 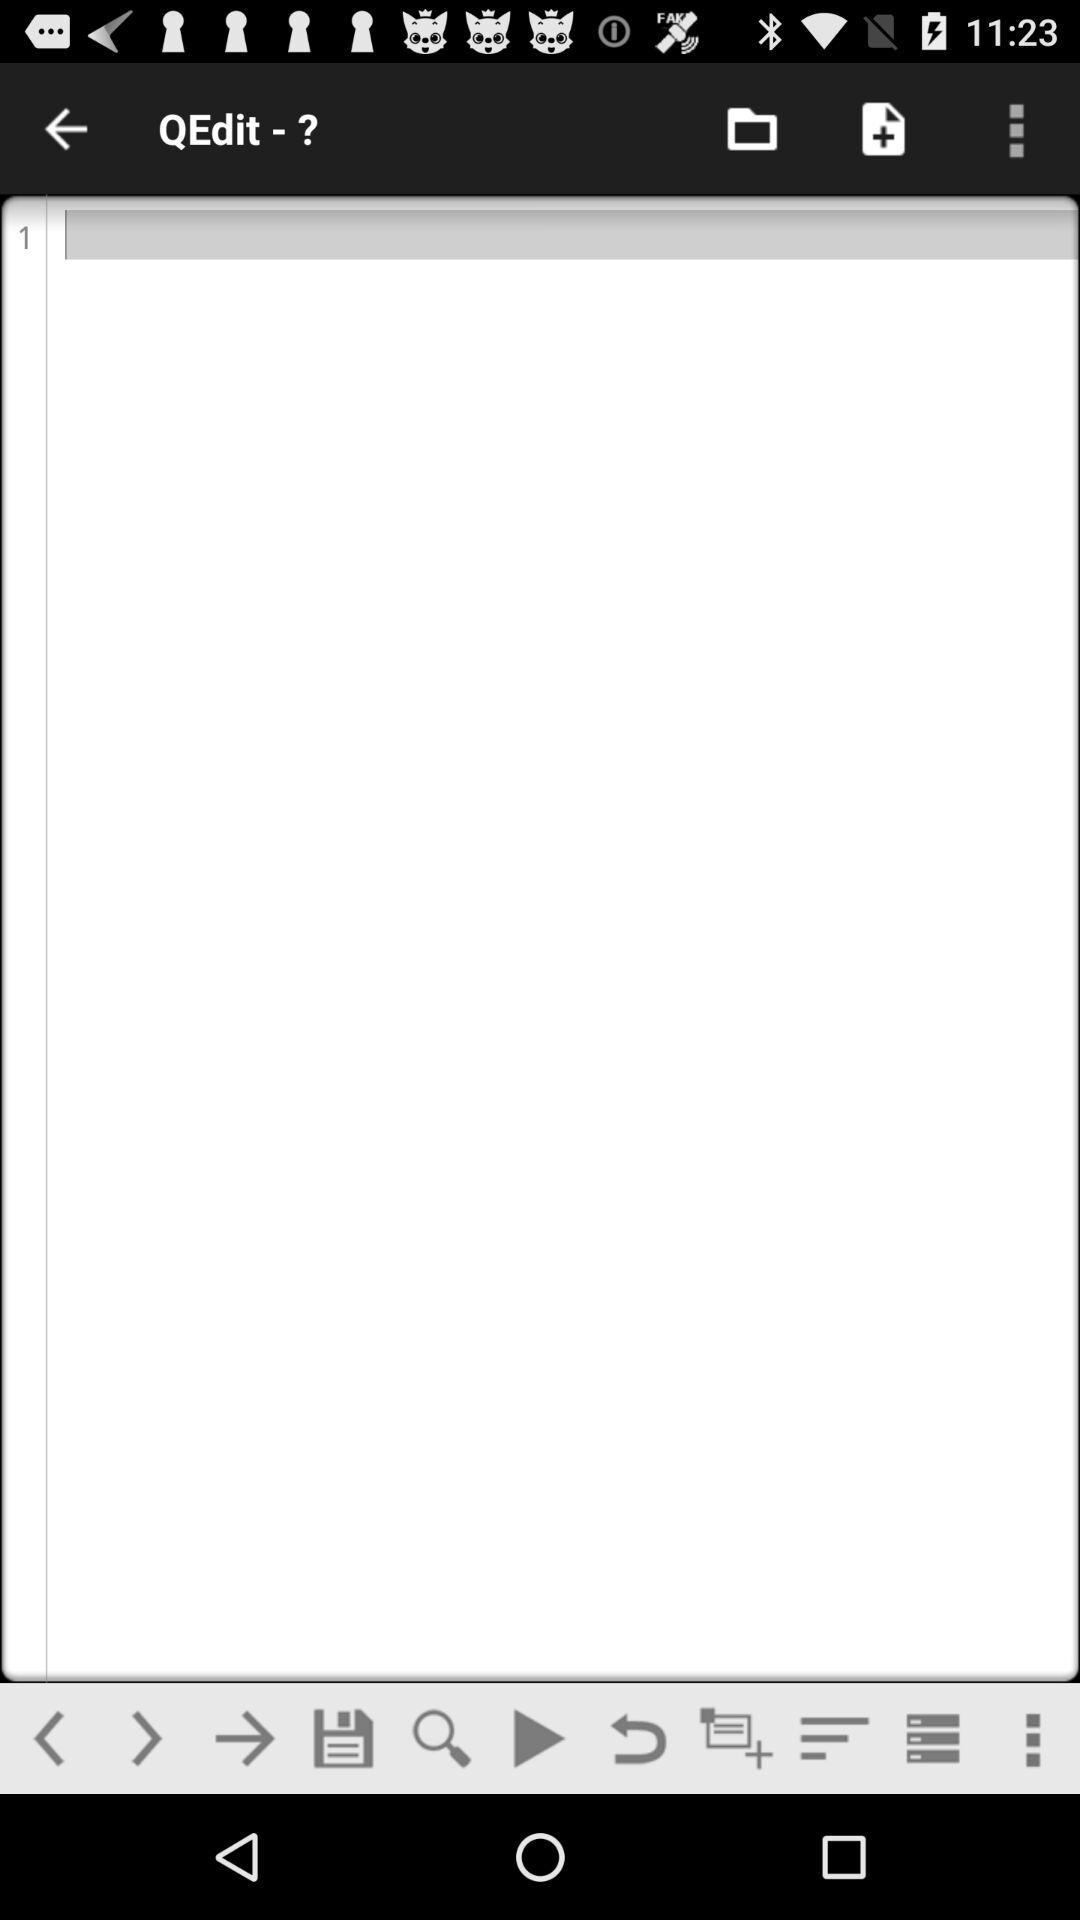 I want to click on settings, so click(x=1030, y=1737).